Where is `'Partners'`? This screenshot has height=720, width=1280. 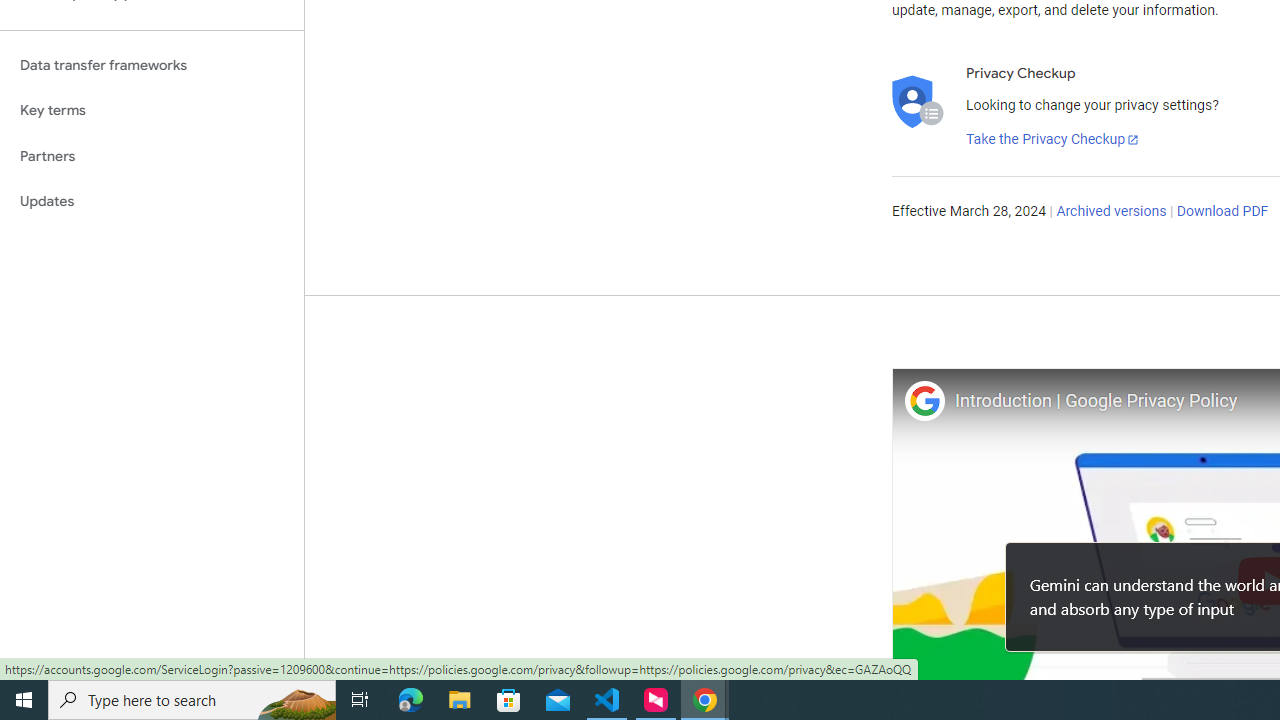
'Partners' is located at coordinates (151, 155).